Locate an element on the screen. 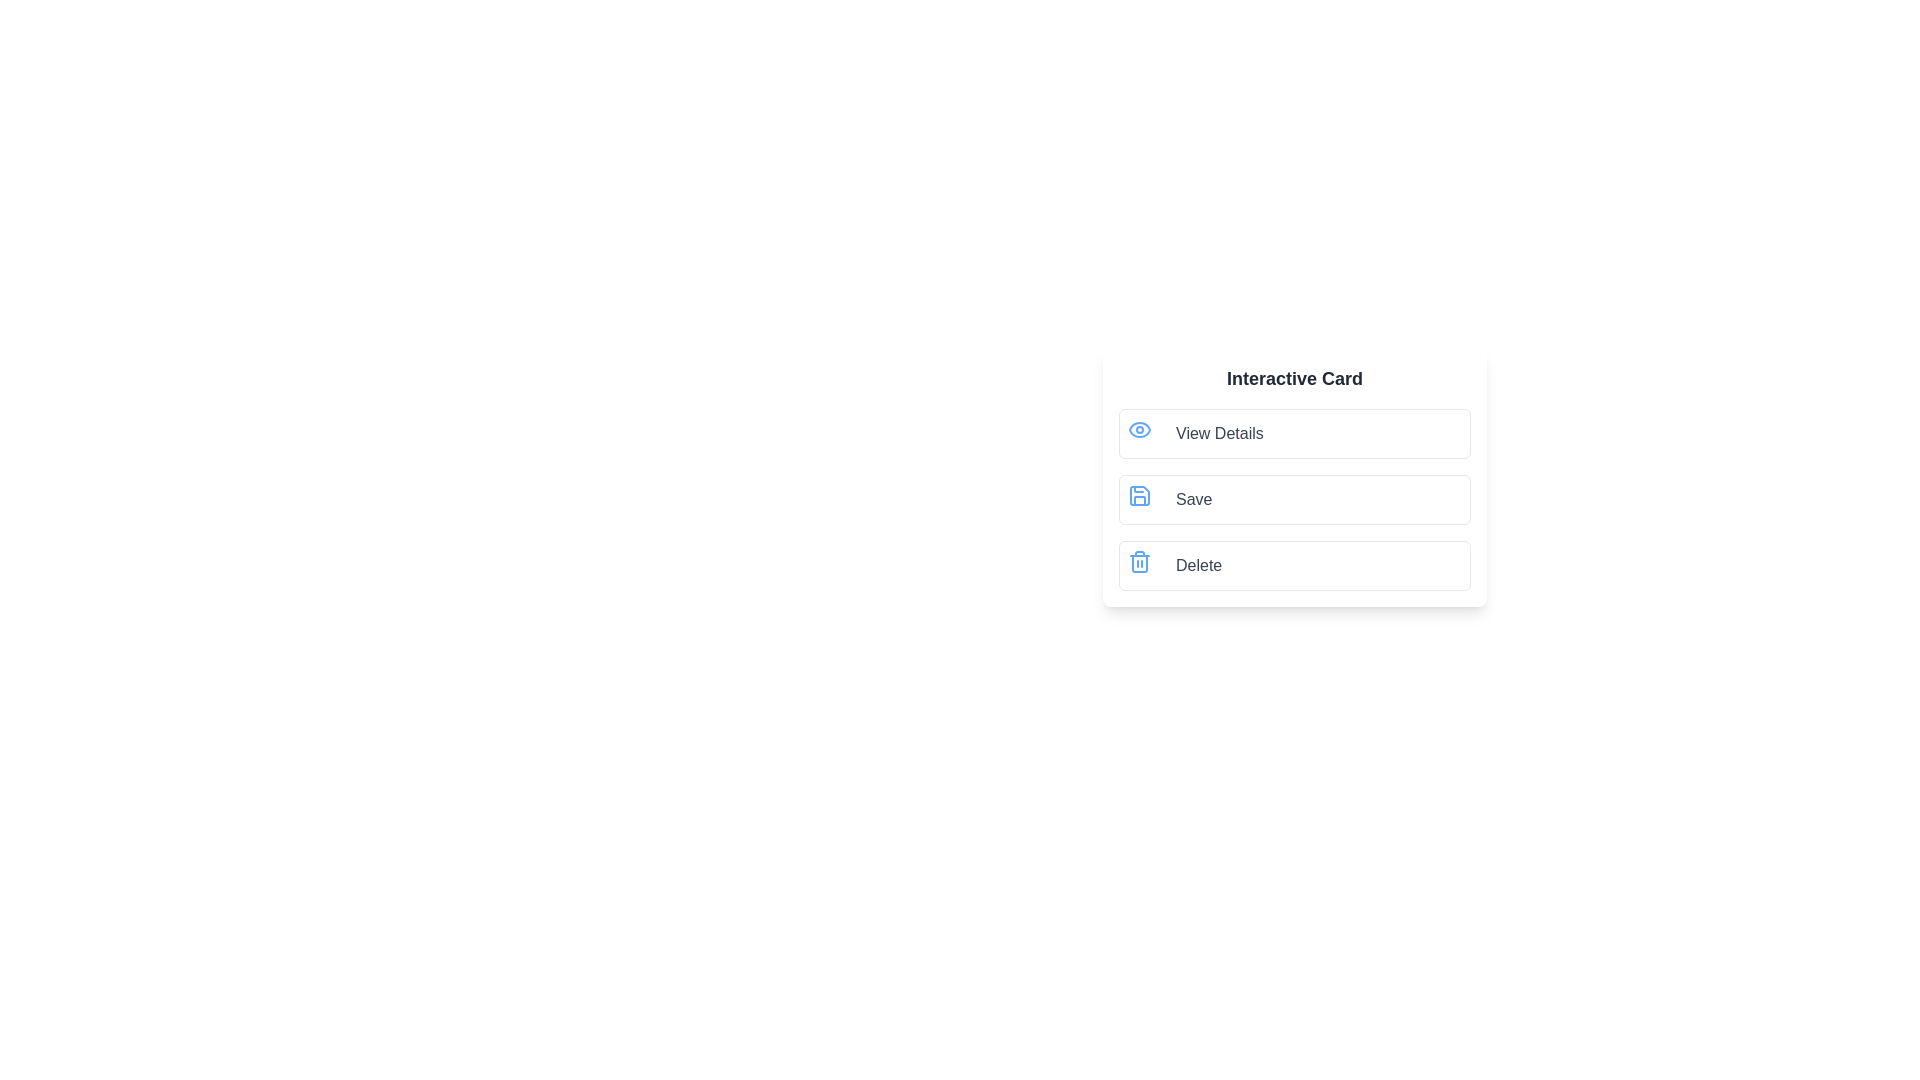  the light blue eye-shaped icon that is the first in the vertical list of actions within the interactive card layout, located to the left of the 'View Details' option is located at coordinates (1140, 428).